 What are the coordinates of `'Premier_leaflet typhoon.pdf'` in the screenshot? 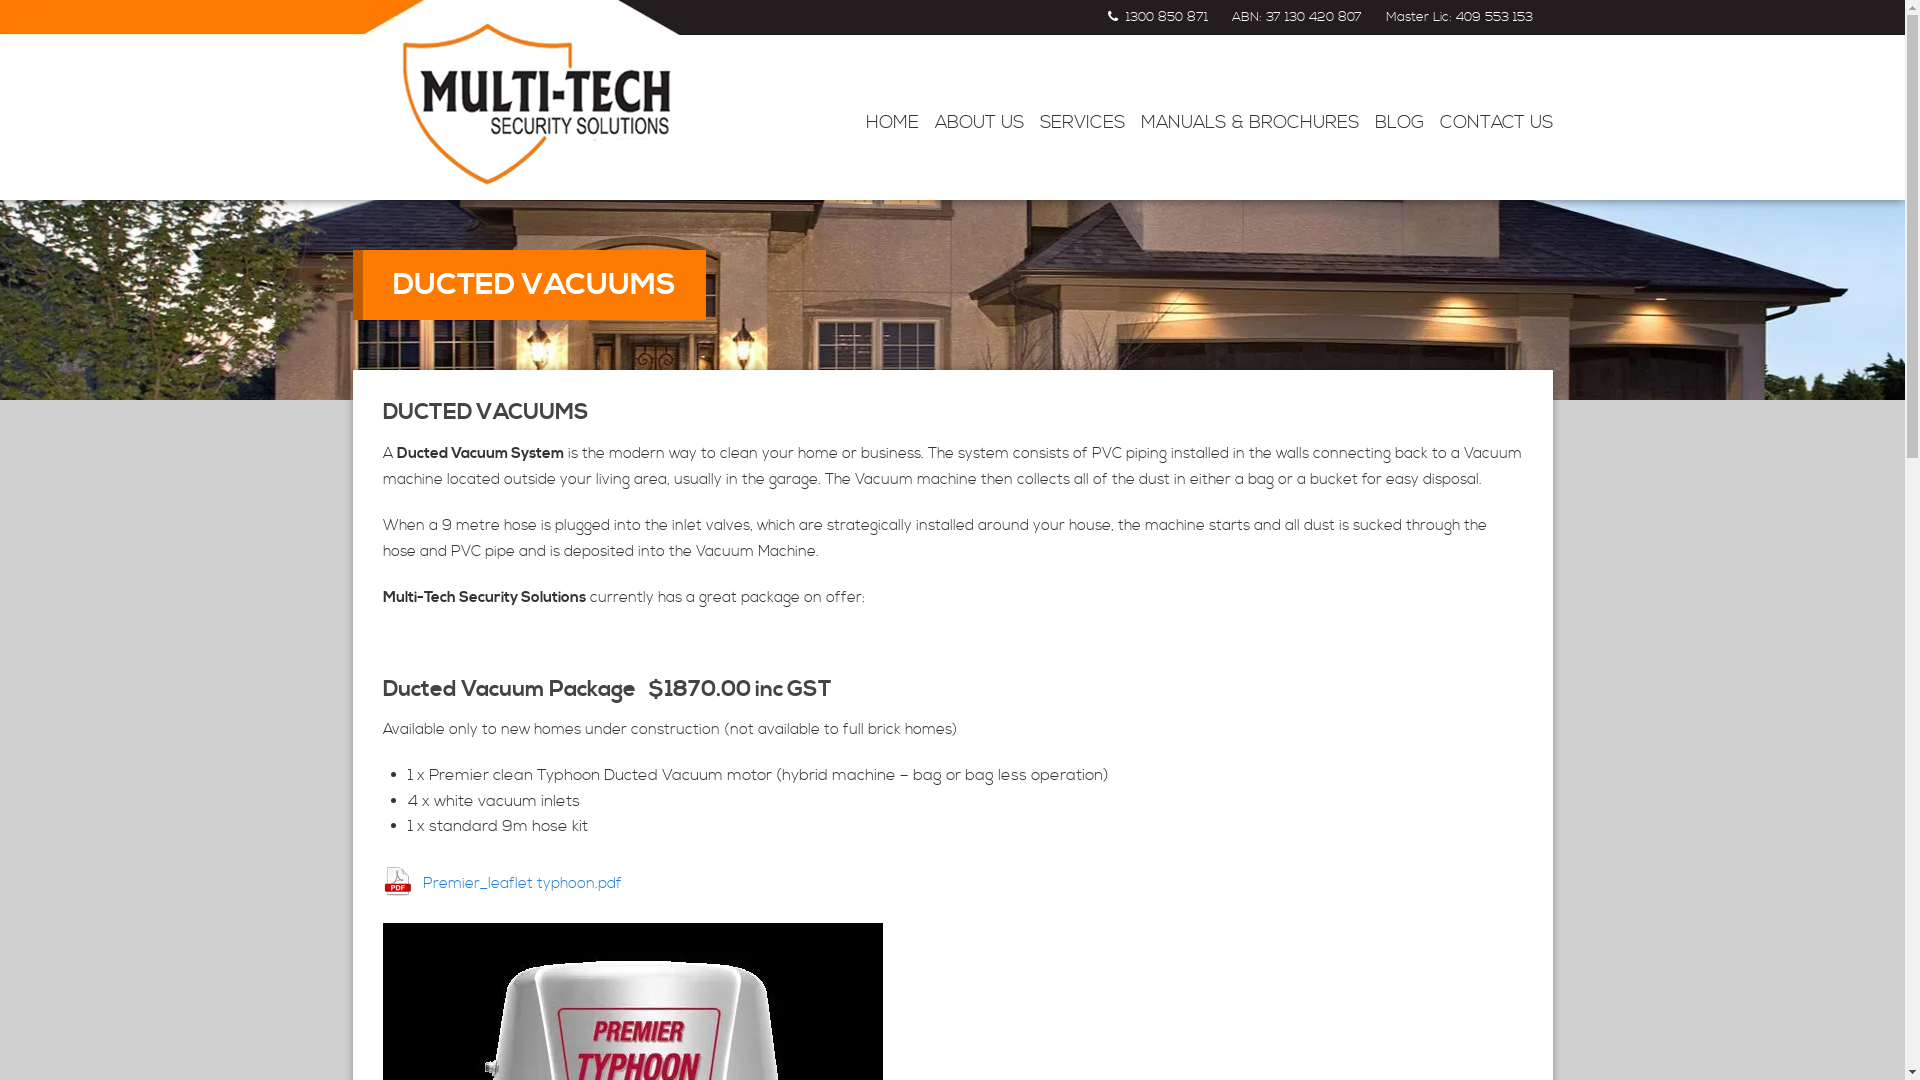 It's located at (501, 880).